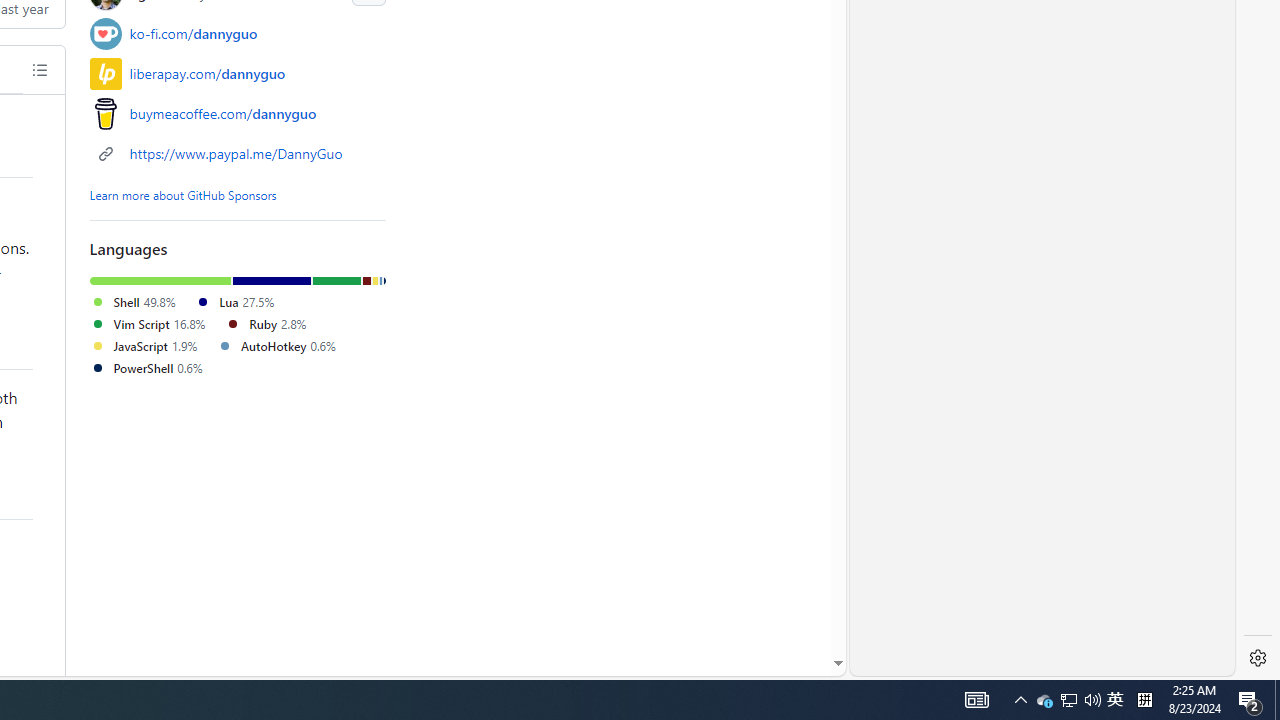 This screenshot has width=1280, height=720. What do you see at coordinates (183, 194) in the screenshot?
I see `'Learn more about GitHub Sponsors'` at bounding box center [183, 194].